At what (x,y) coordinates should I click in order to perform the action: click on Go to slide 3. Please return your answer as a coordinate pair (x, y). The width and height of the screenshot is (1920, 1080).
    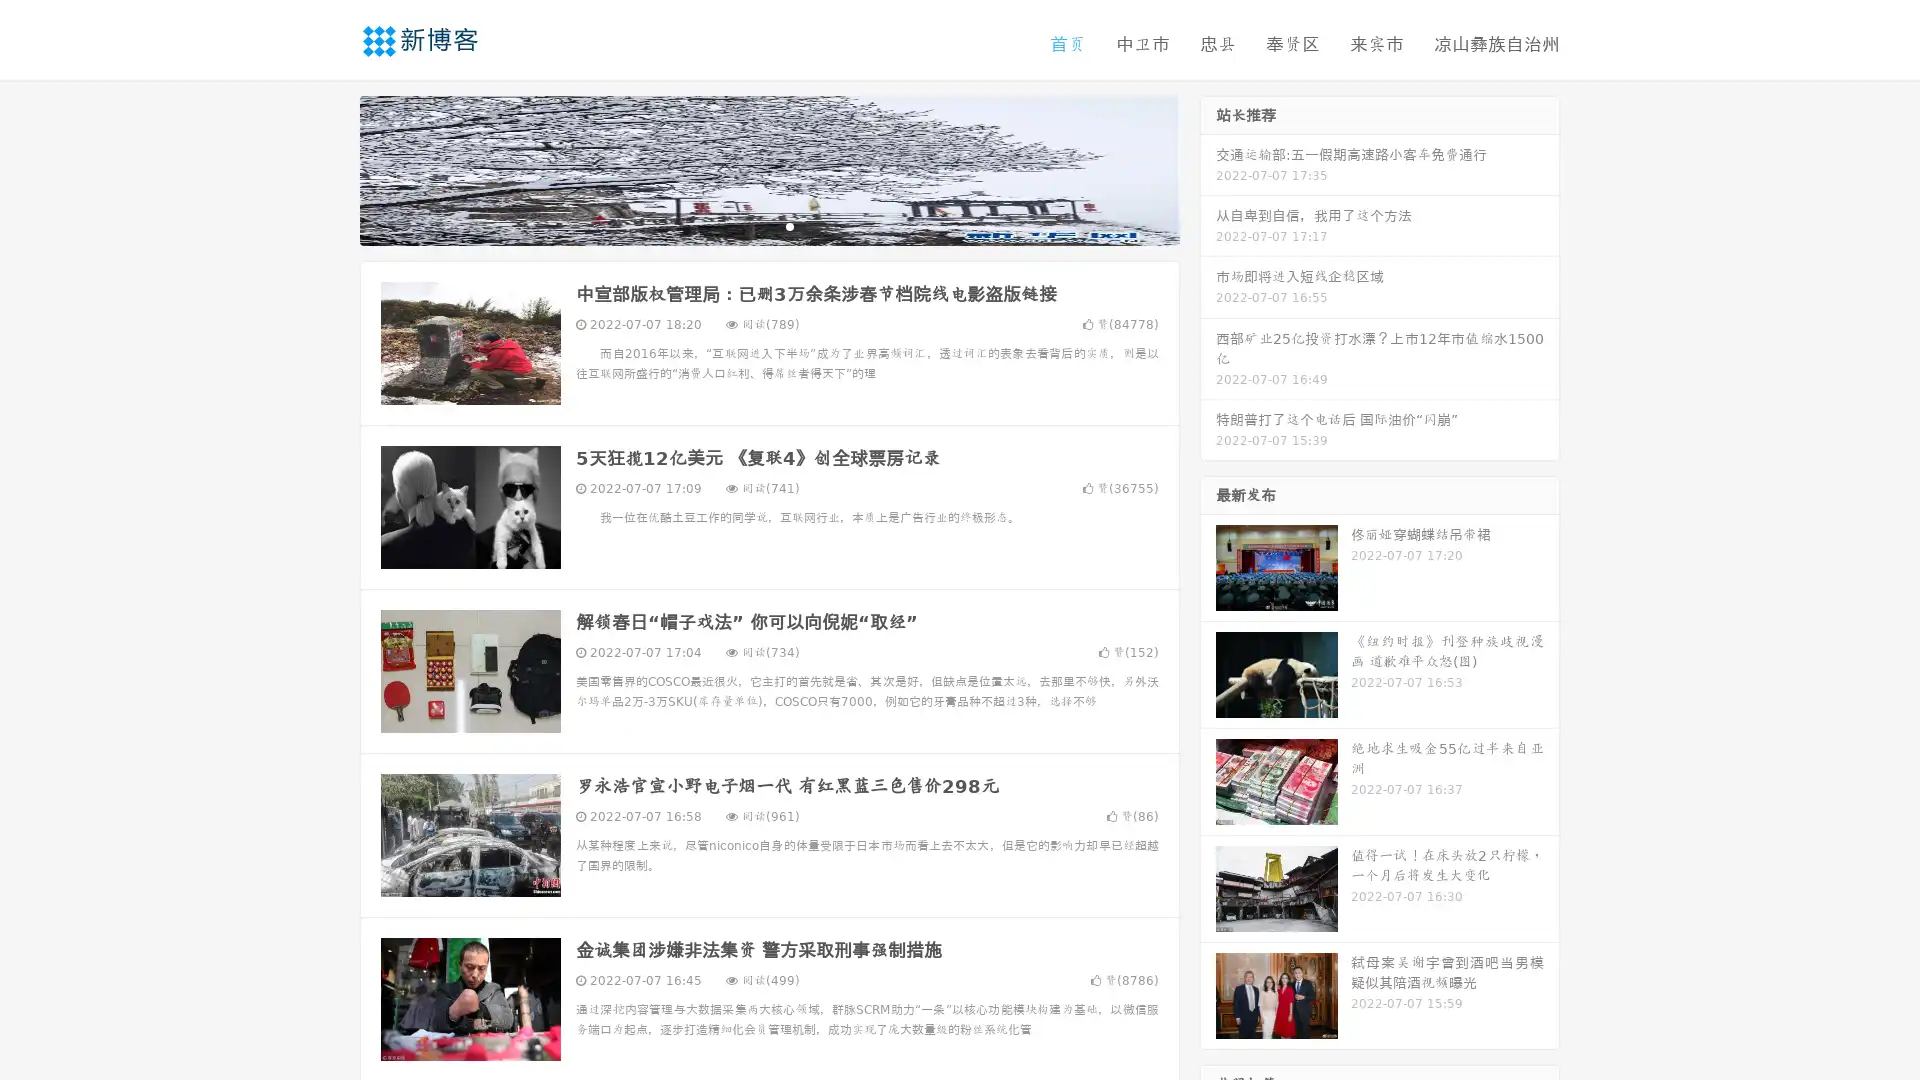
    Looking at the image, I should click on (789, 225).